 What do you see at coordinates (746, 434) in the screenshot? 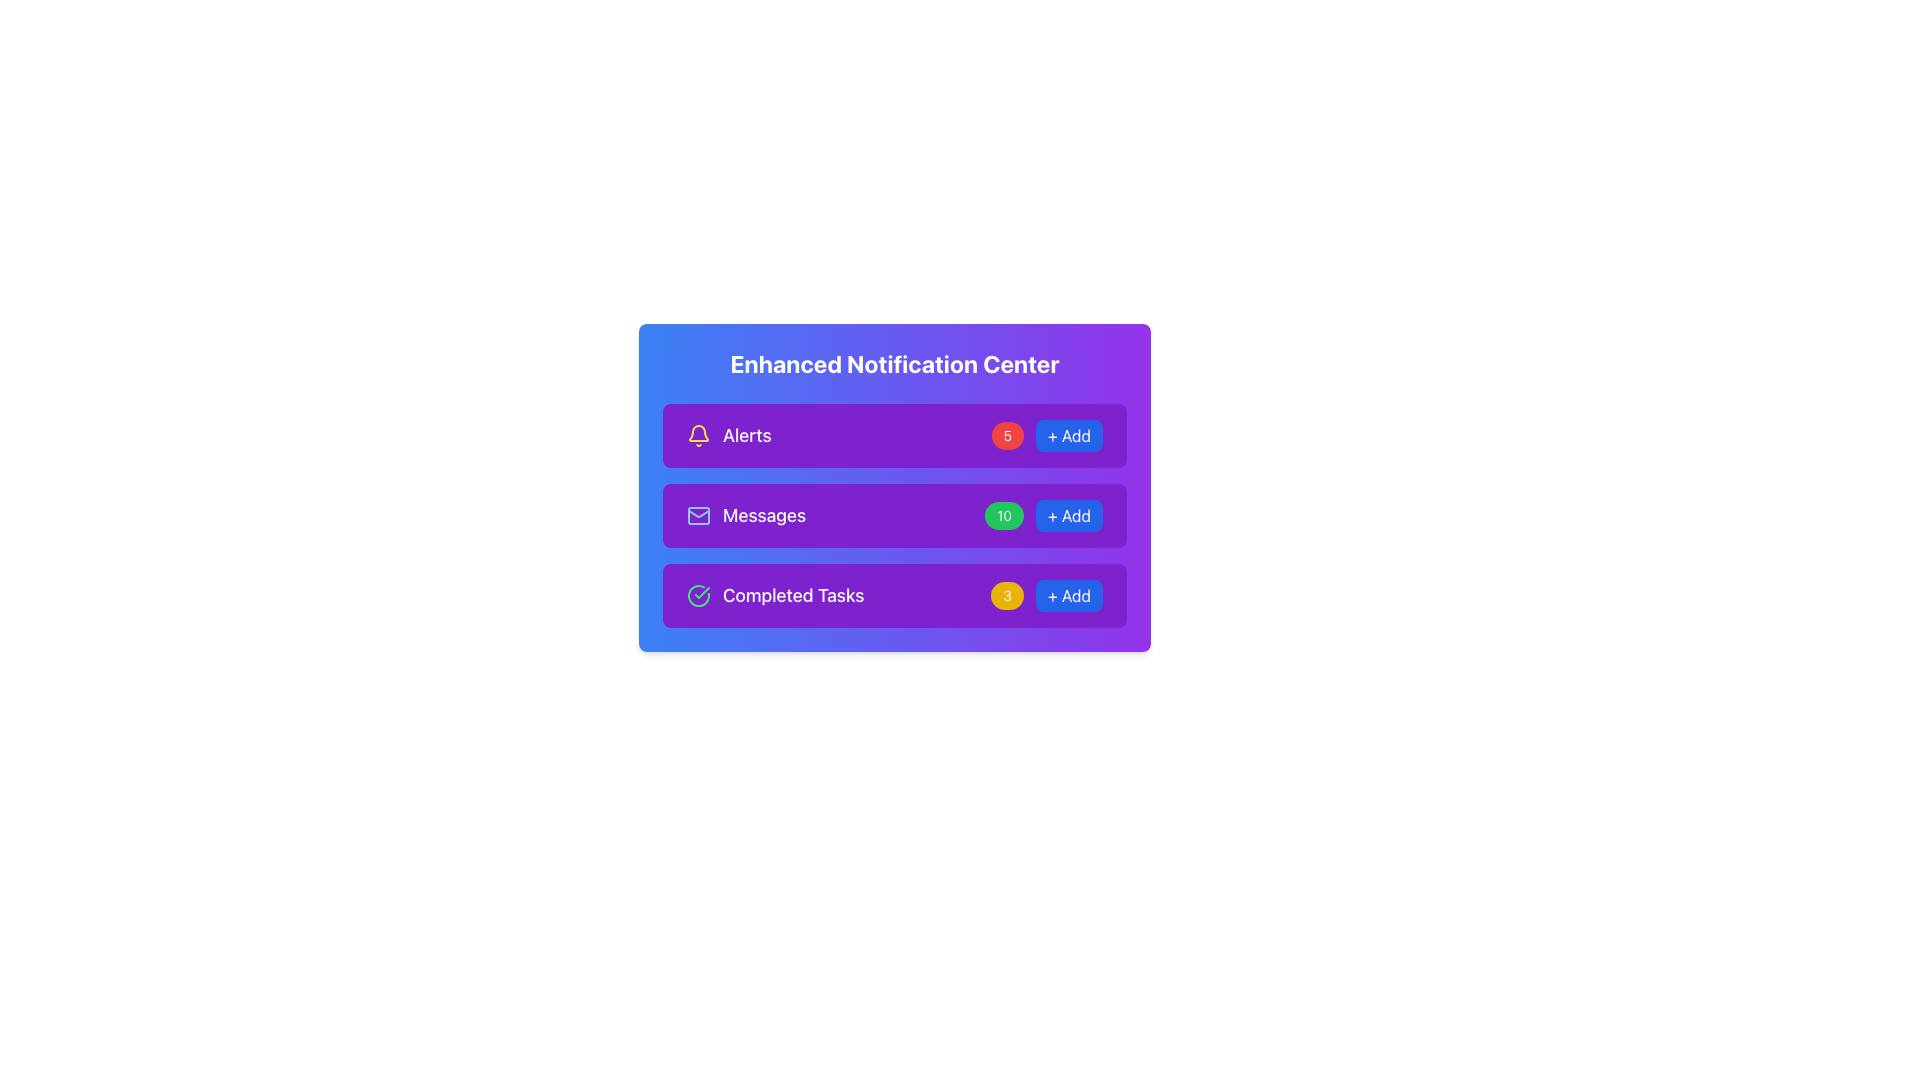
I see `text from the 'Alerts' label, which is styled in bold and located in the first row of the notification list below 'Enhanced Notification Center'` at bounding box center [746, 434].